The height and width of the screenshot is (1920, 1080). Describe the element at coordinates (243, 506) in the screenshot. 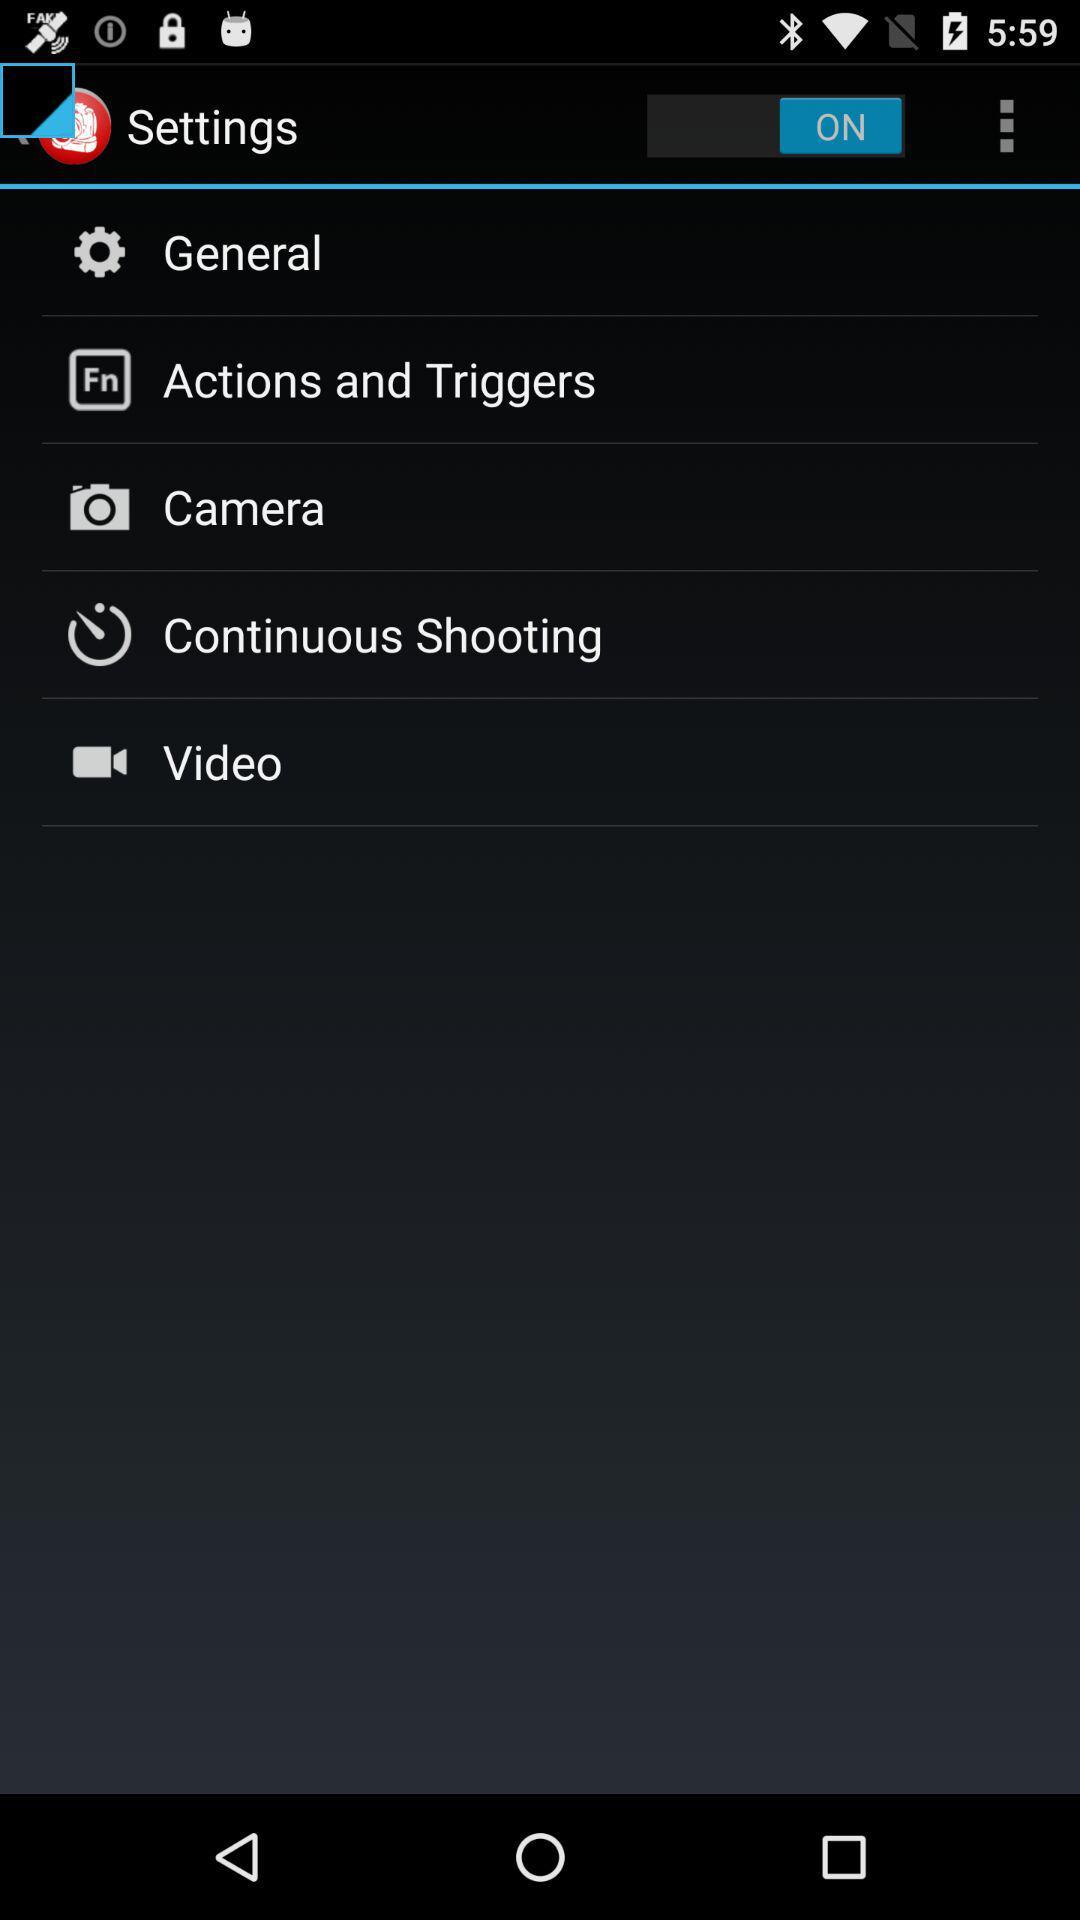

I see `camera icon` at that location.